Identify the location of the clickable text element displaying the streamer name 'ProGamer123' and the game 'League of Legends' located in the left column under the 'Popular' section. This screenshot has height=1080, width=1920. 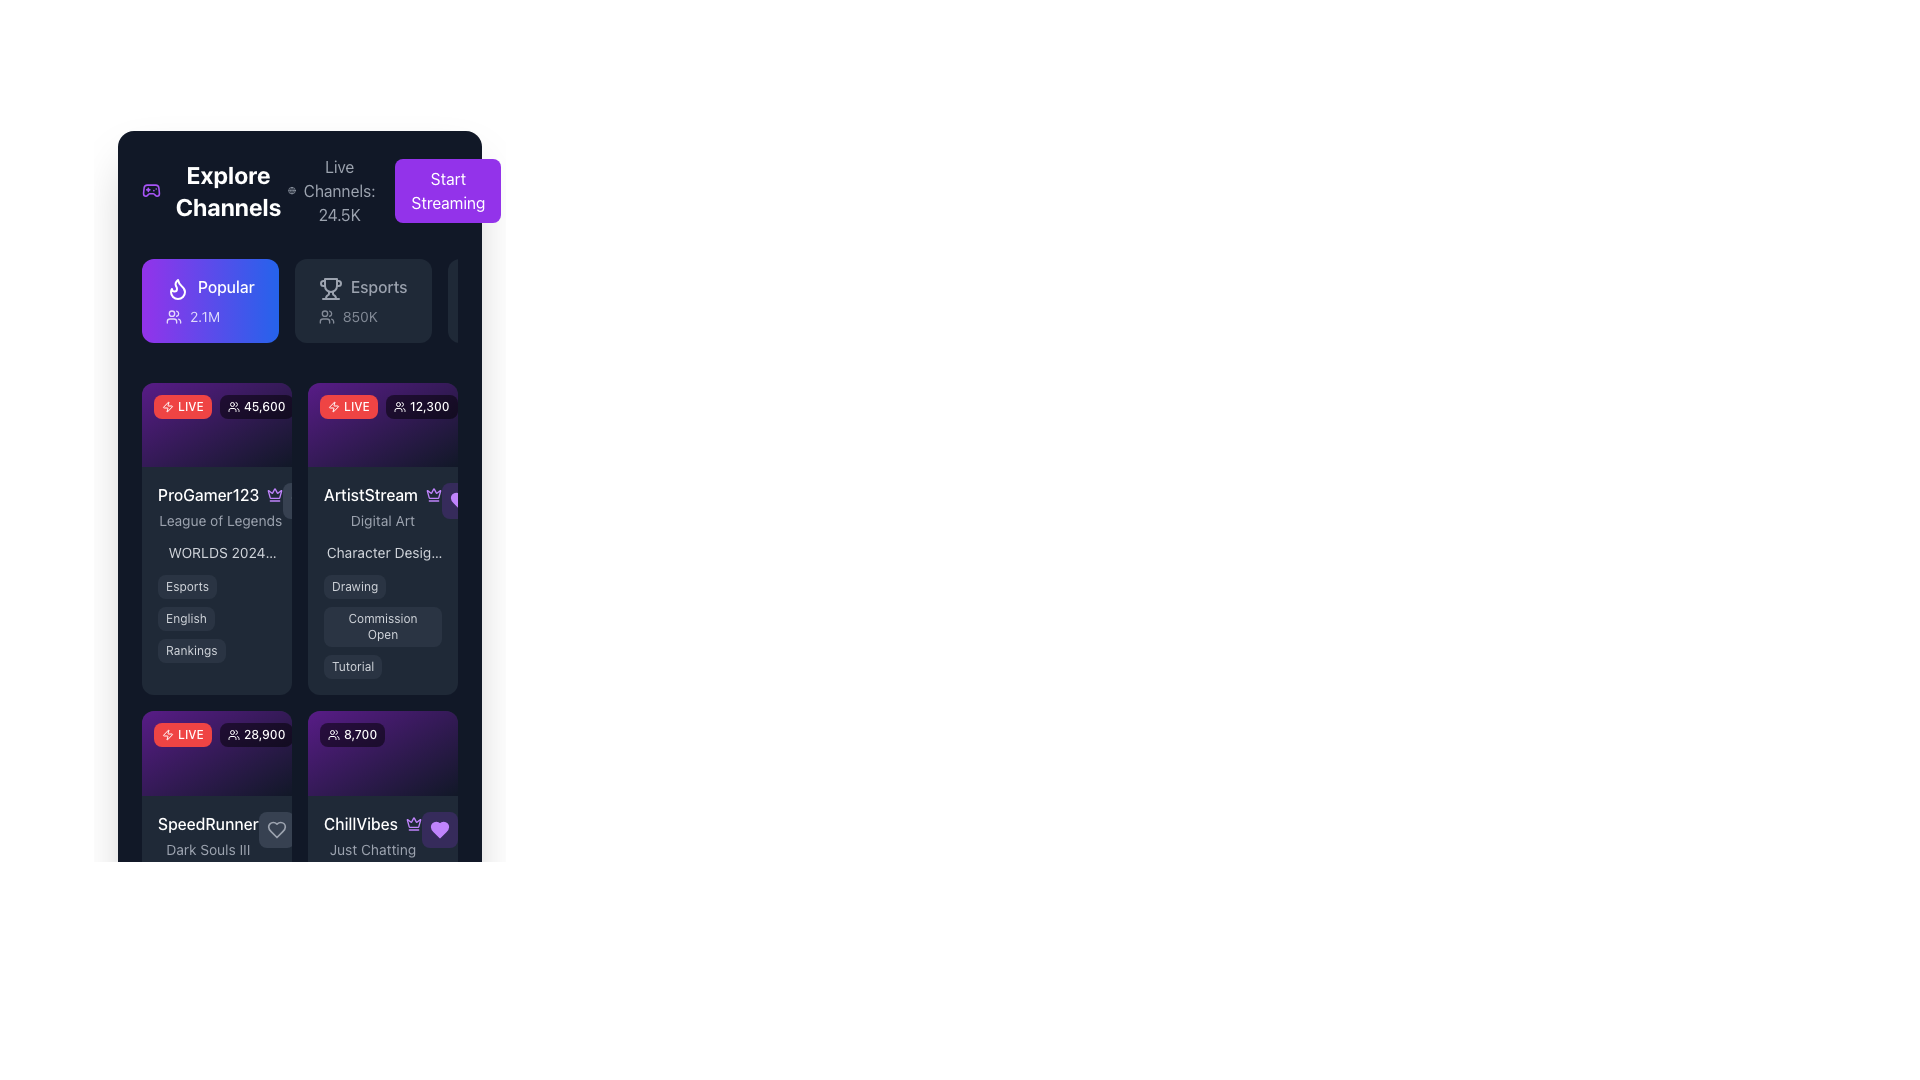
(216, 505).